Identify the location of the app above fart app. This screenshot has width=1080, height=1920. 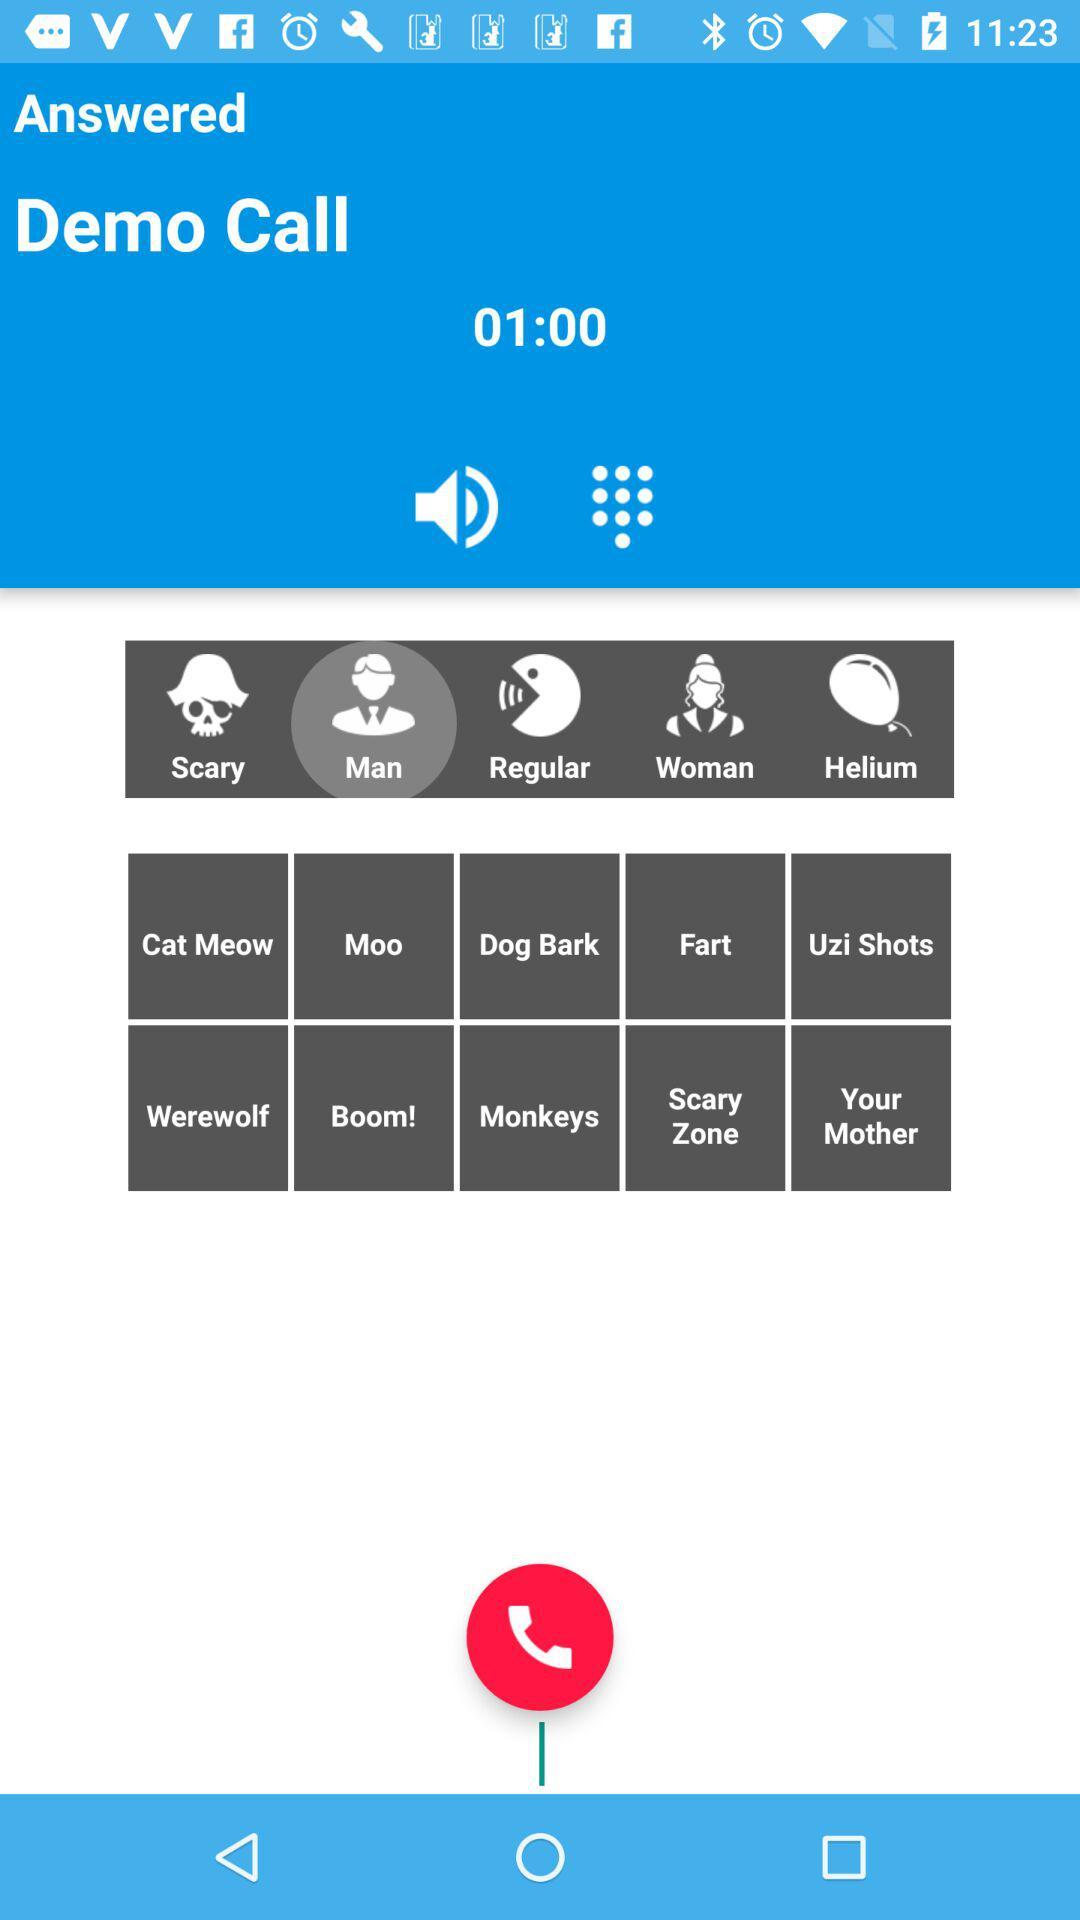
(870, 719).